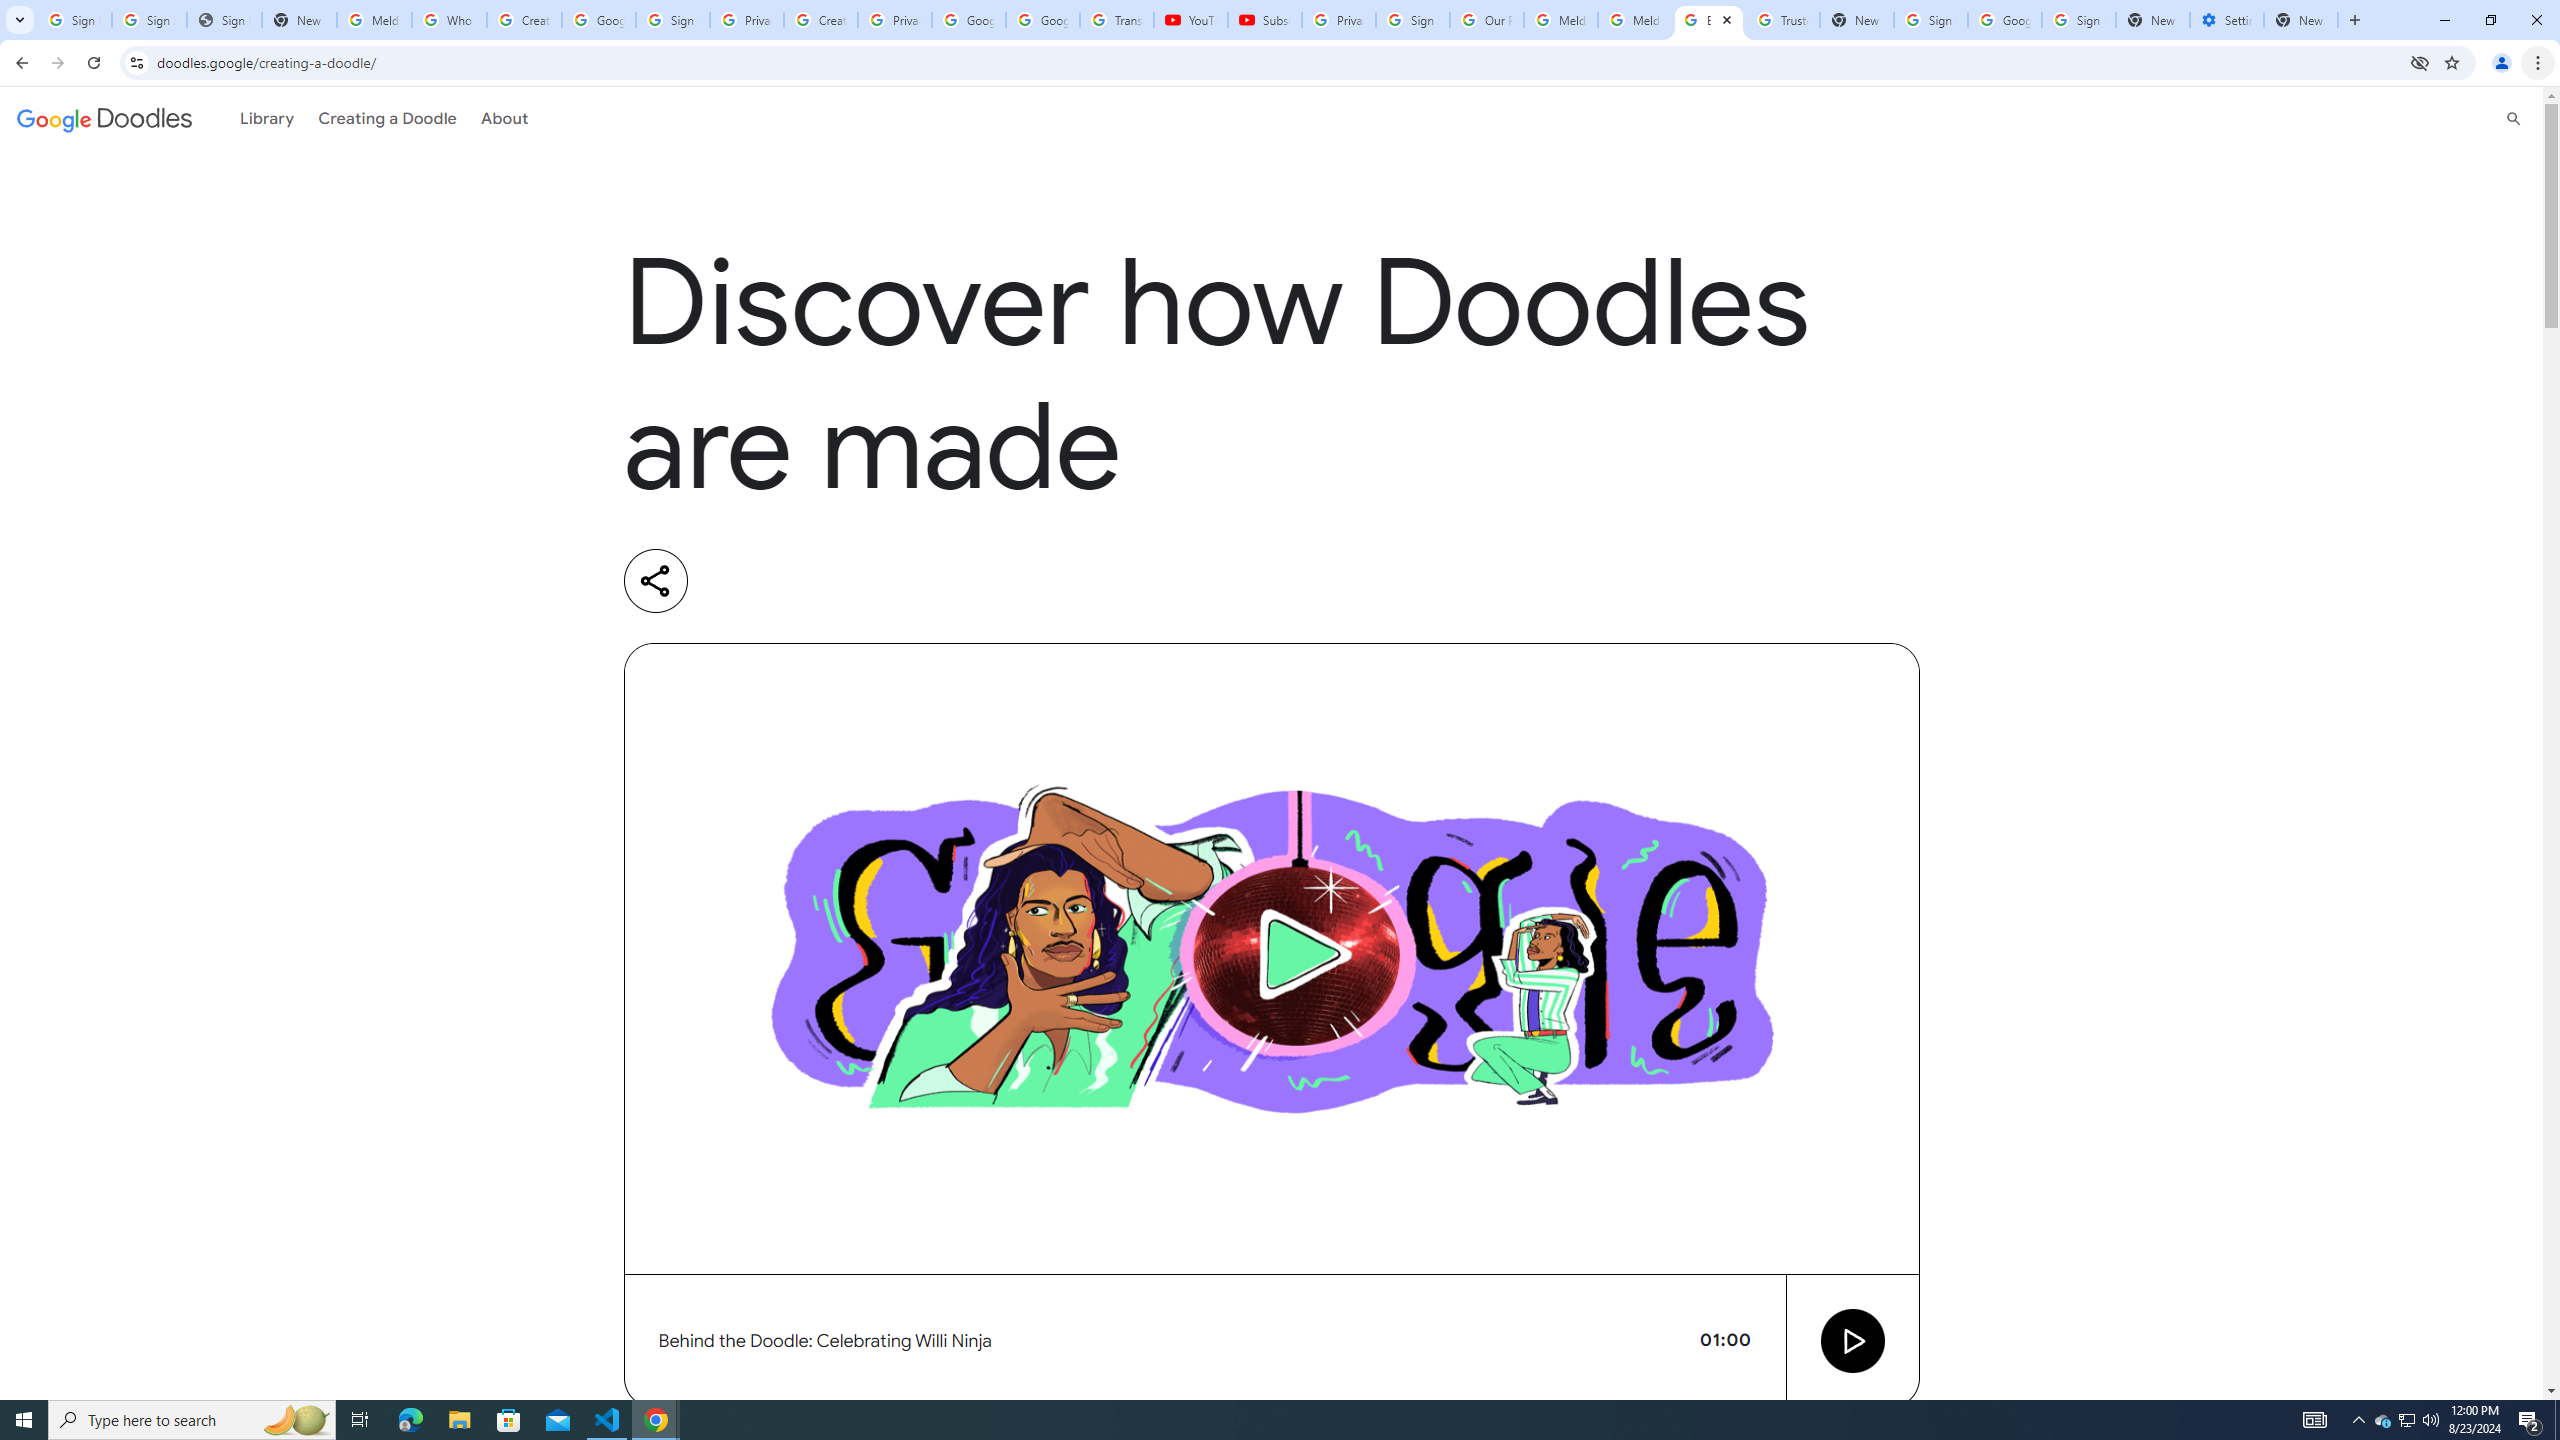 The width and height of the screenshot is (2560, 1440). I want to click on 'Explore the Process of Creating a Doodle - Google Doodles', so click(1709, 19).